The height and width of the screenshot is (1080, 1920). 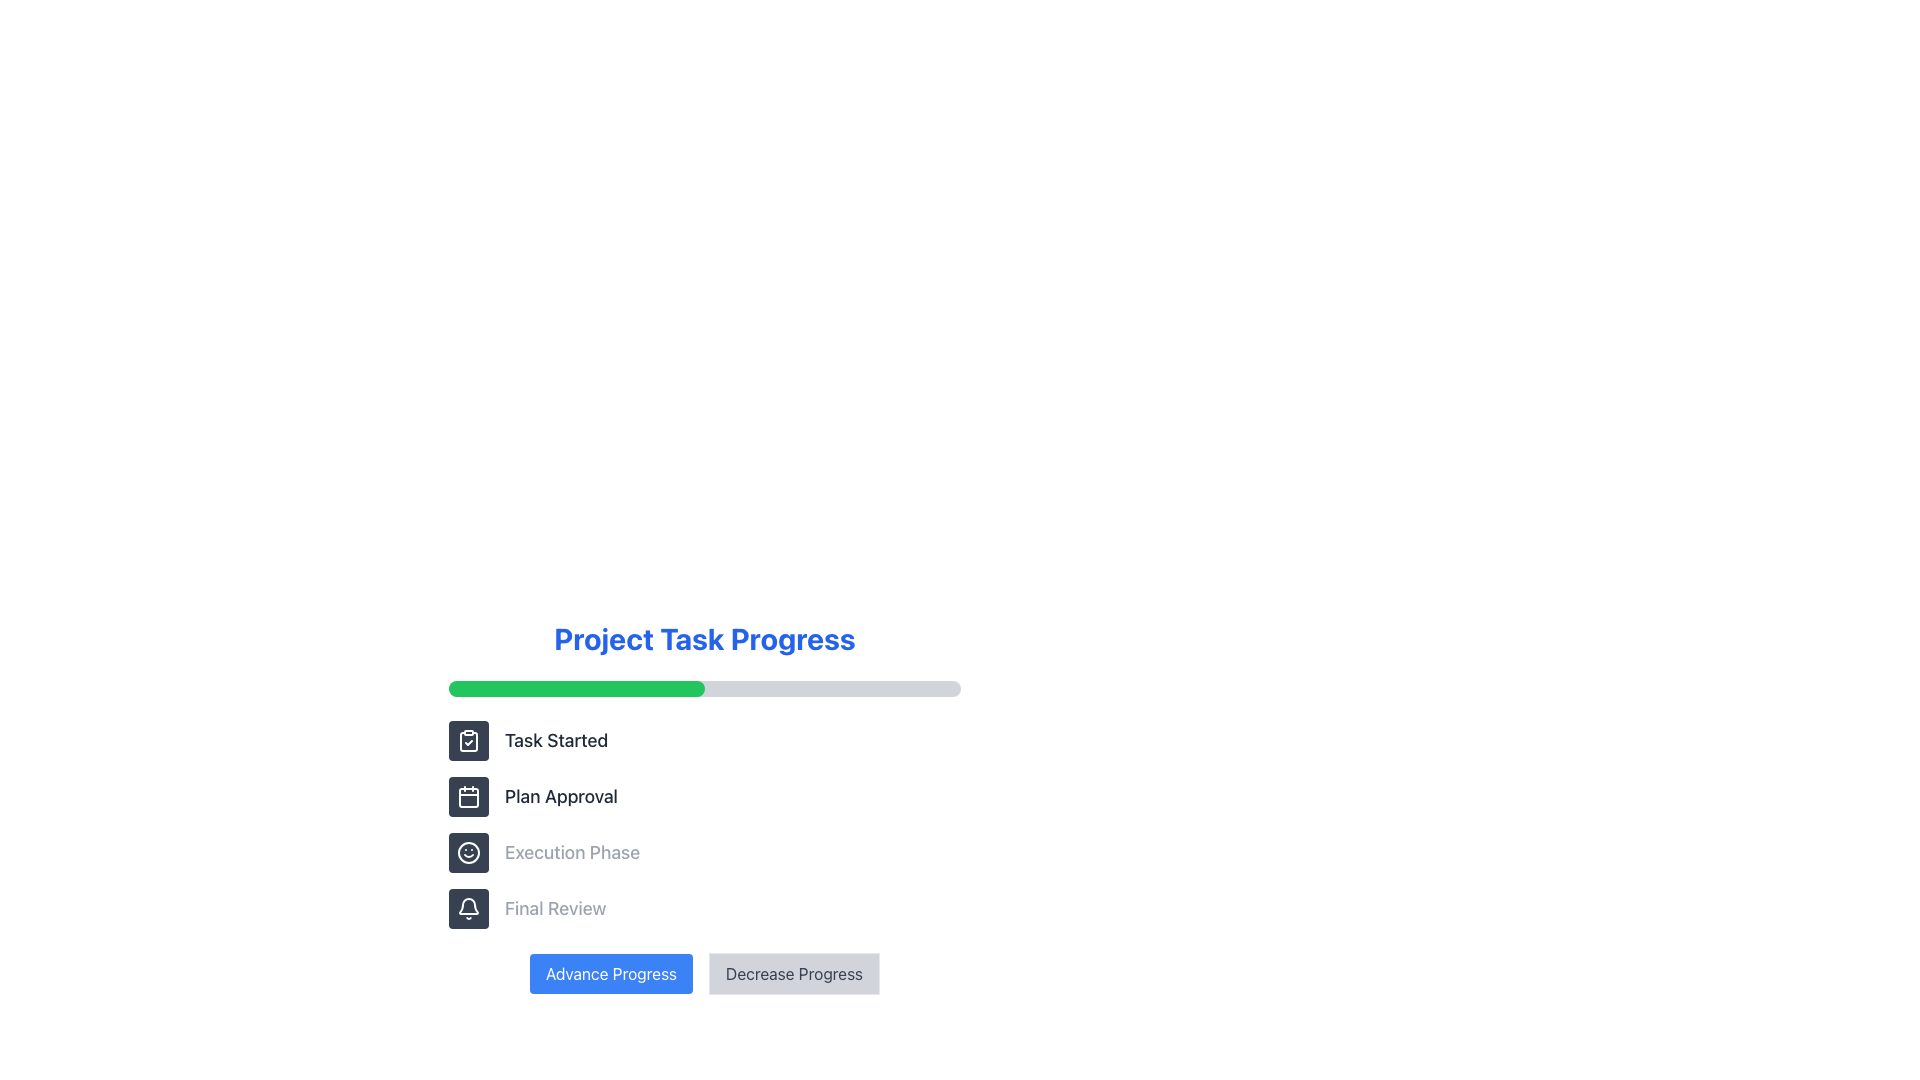 What do you see at coordinates (610, 973) in the screenshot?
I see `the rectangular button labeled 'Advance Progress' with a blue background` at bounding box center [610, 973].